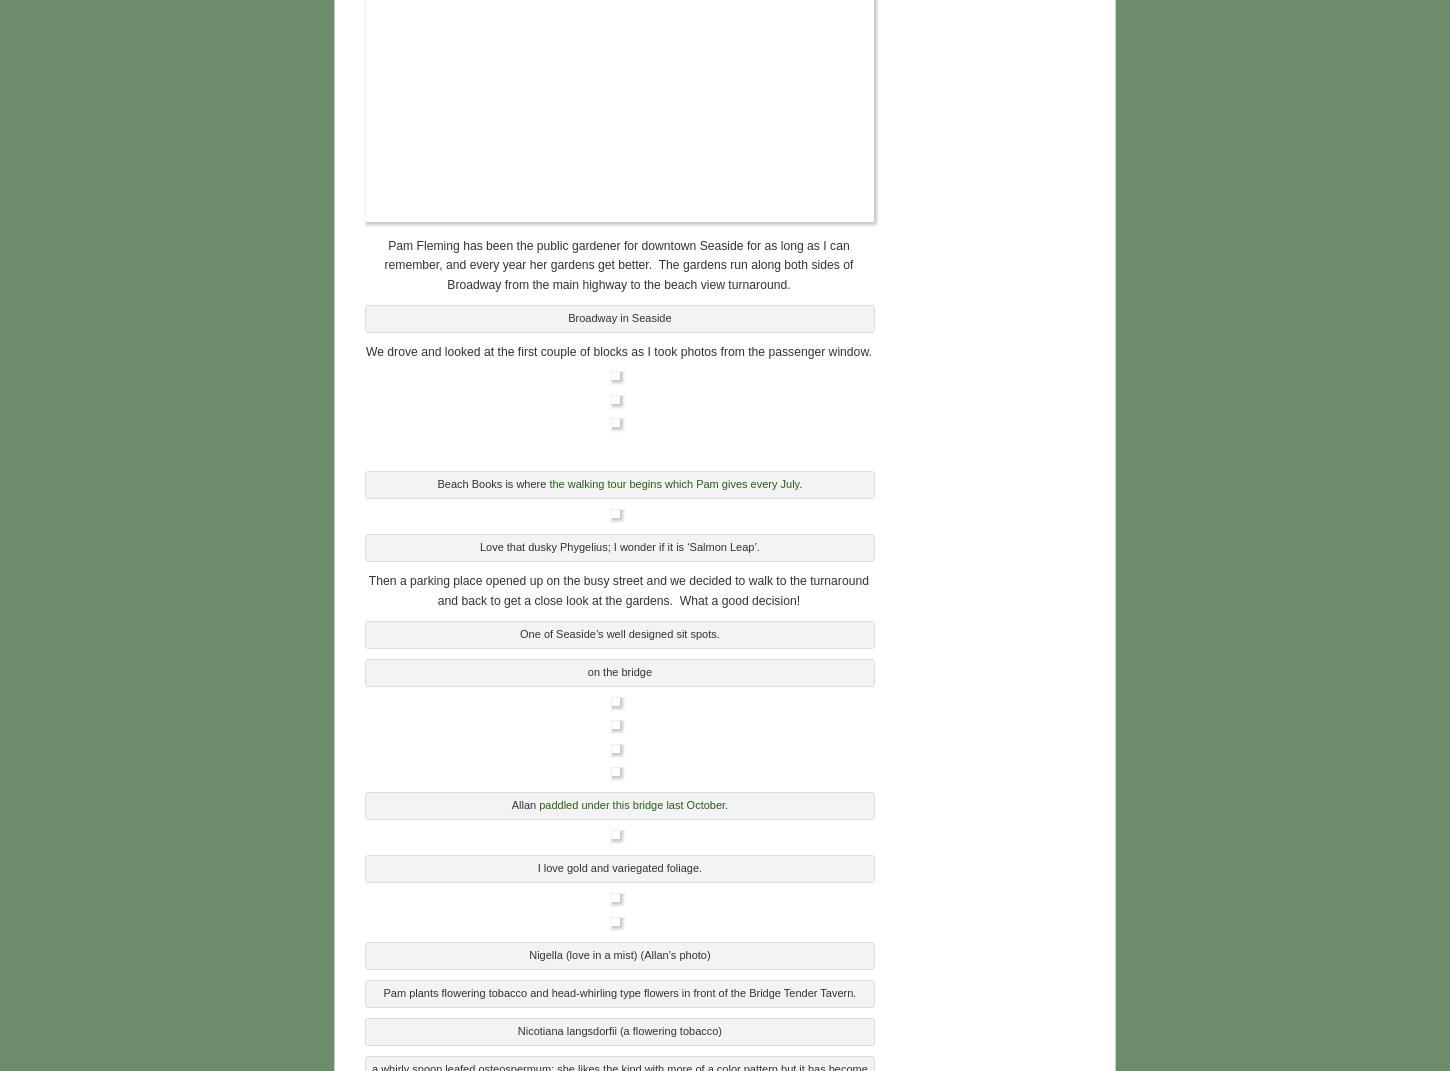 The height and width of the screenshot is (1071, 1450). Describe the element at coordinates (726, 802) in the screenshot. I see `'.'` at that location.